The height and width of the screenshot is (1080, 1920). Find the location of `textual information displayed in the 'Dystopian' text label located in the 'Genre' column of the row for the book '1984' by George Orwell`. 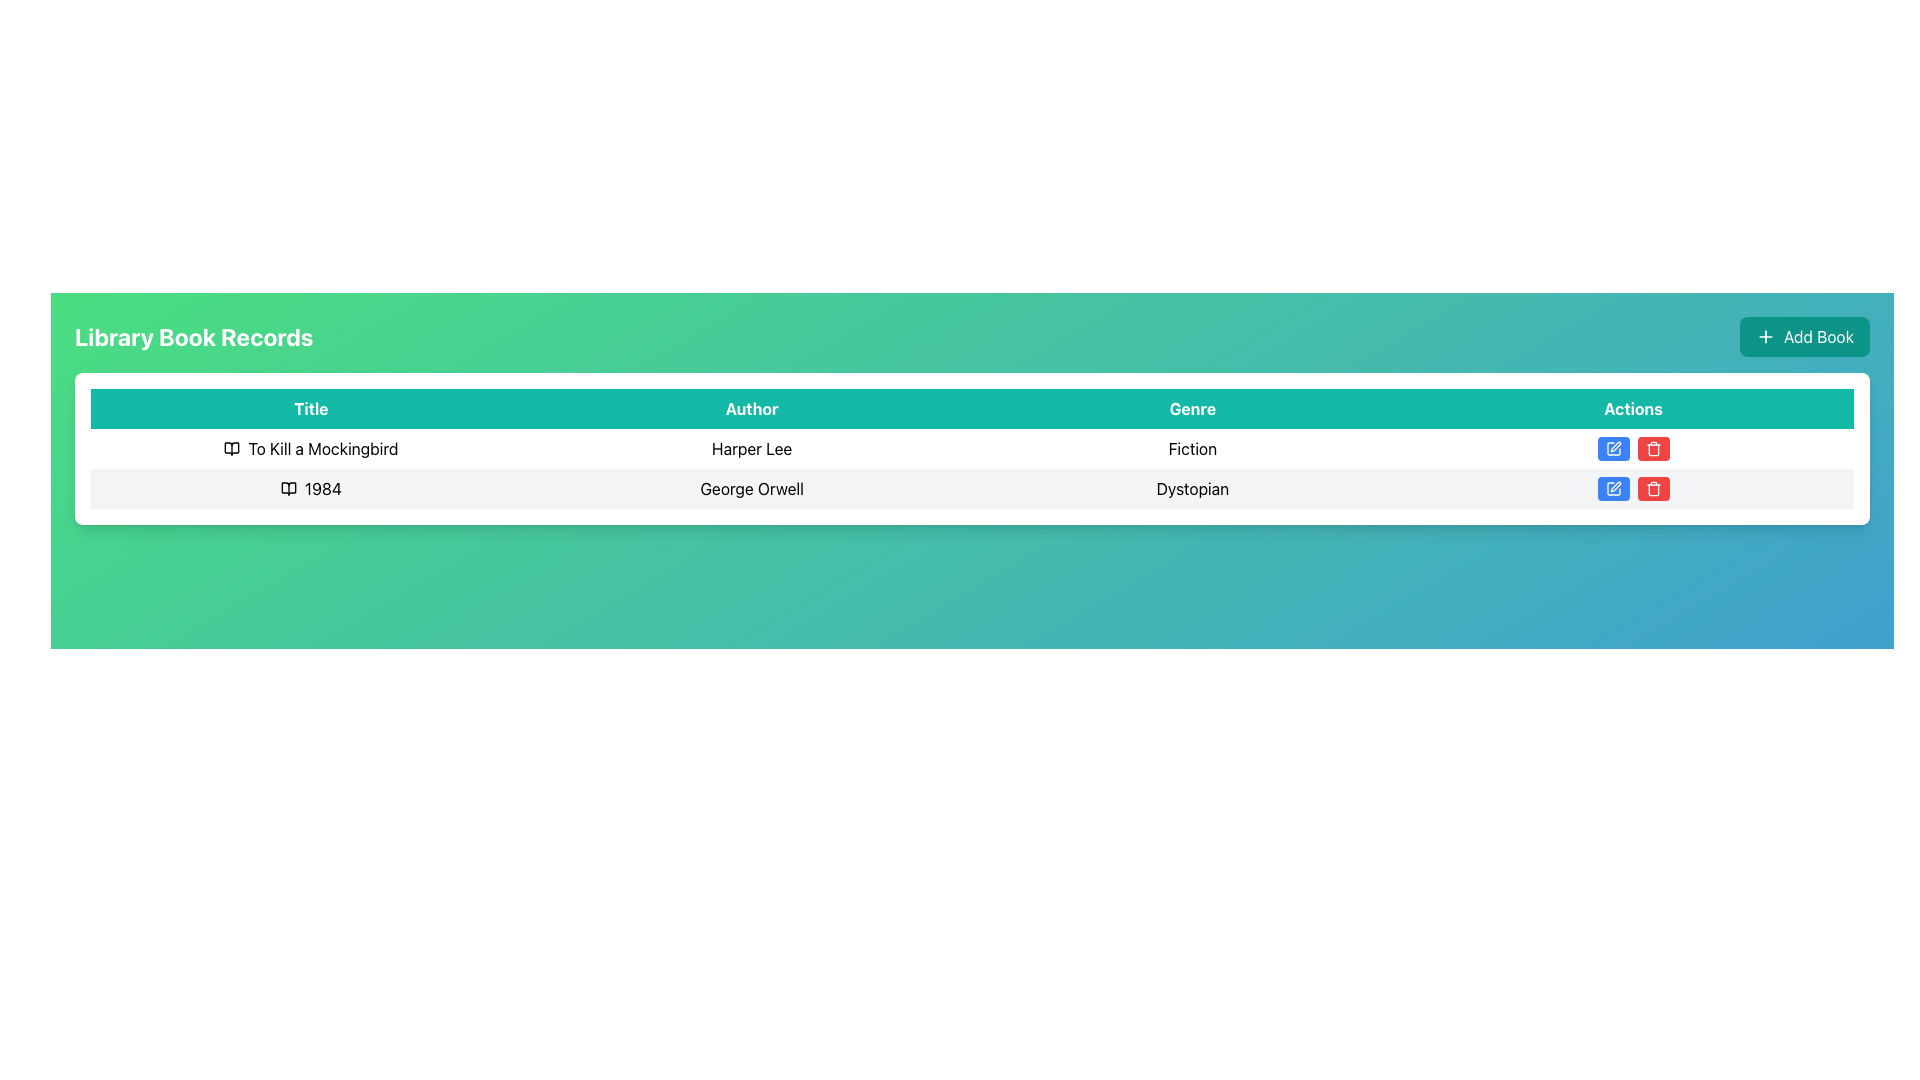

textual information displayed in the 'Dystopian' text label located in the 'Genre' column of the row for the book '1984' by George Orwell is located at coordinates (1192, 489).